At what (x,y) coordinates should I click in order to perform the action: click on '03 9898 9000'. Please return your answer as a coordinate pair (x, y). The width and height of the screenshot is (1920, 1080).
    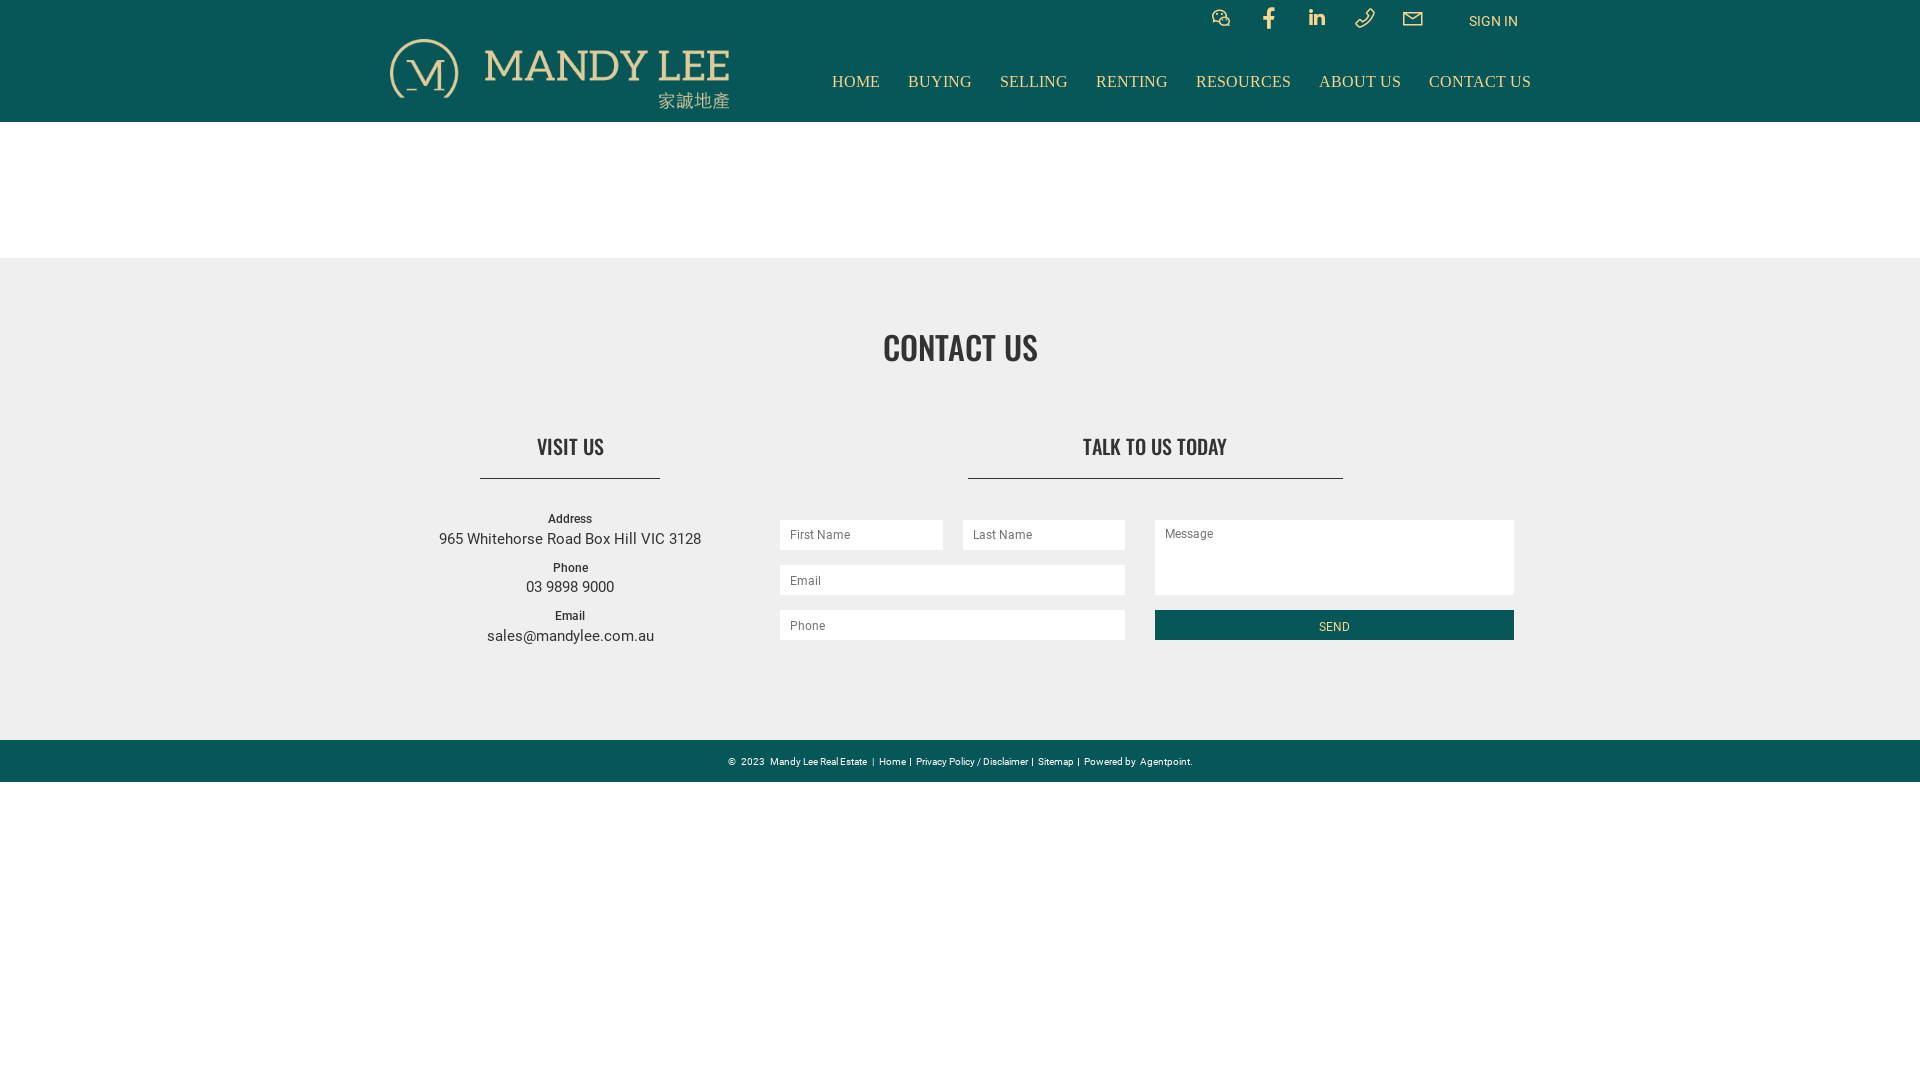
    Looking at the image, I should click on (526, 585).